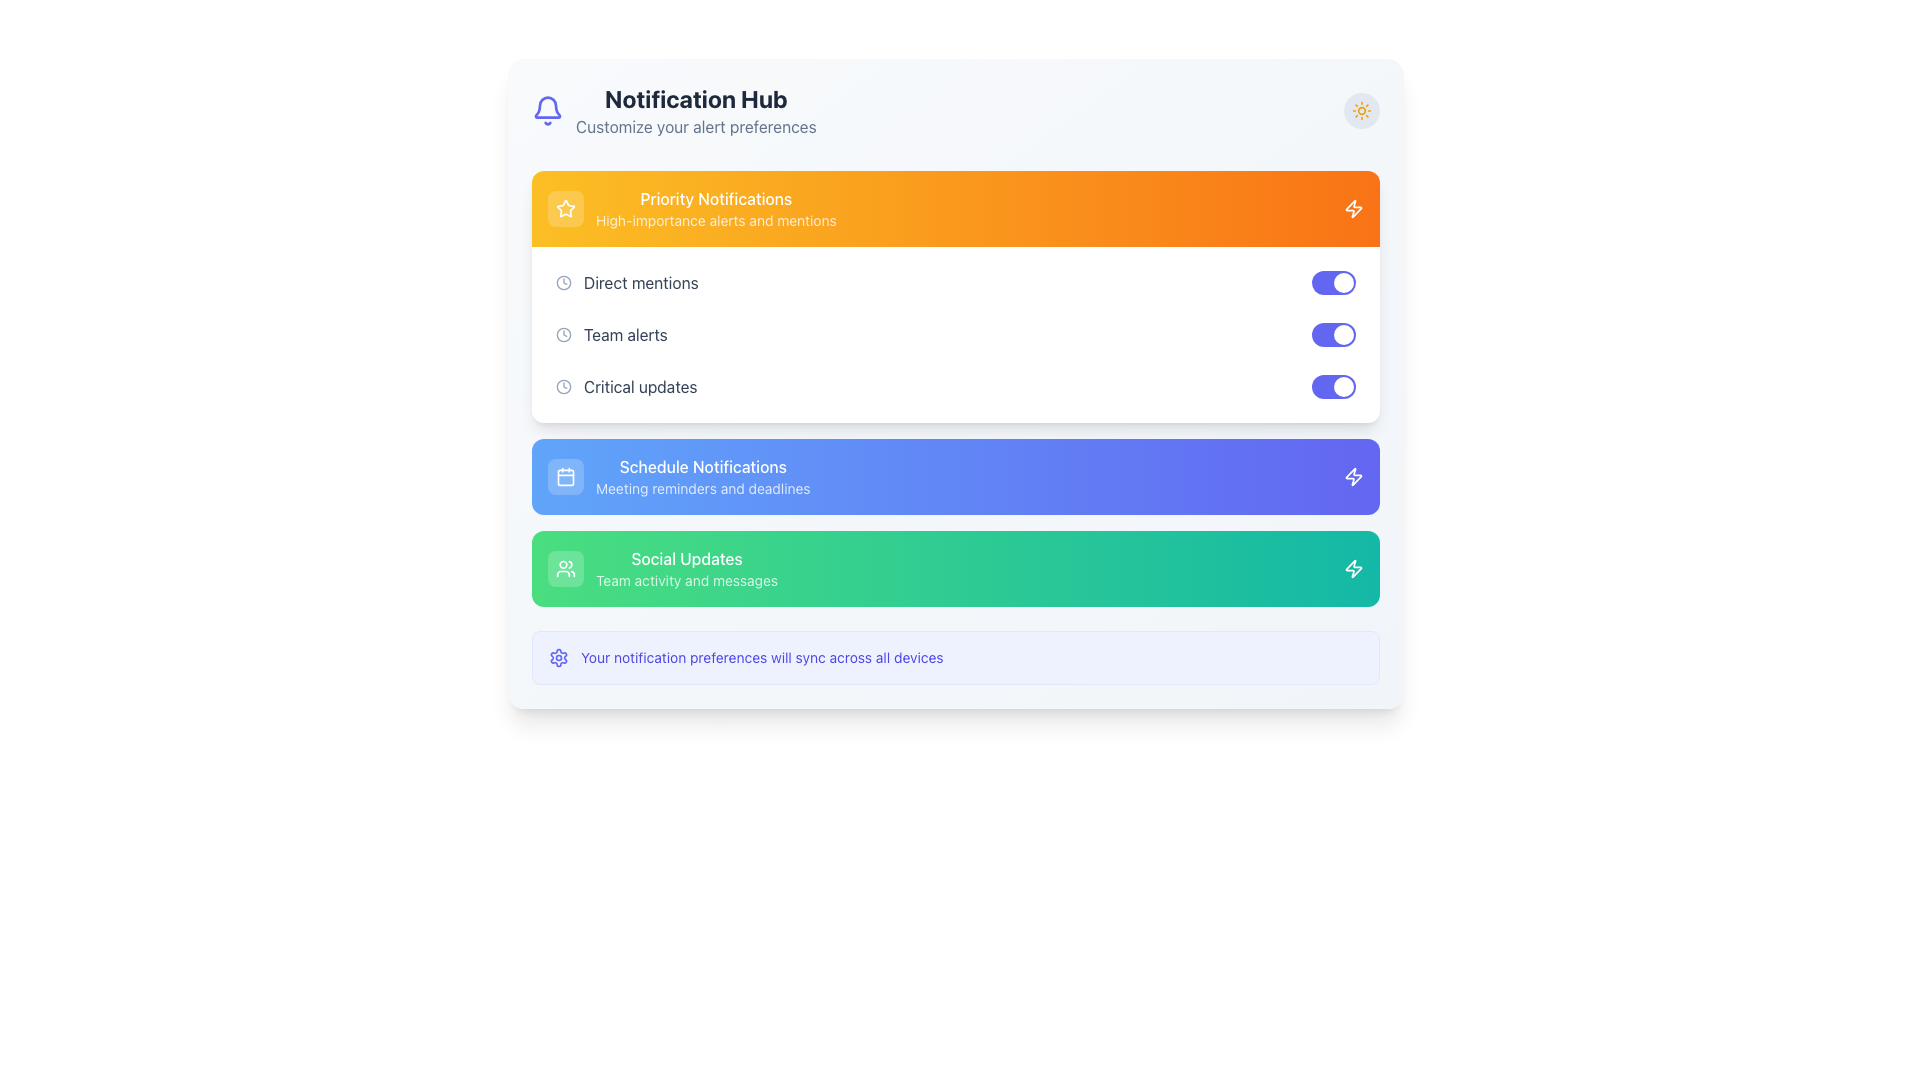 The height and width of the screenshot is (1080, 1920). I want to click on the circular button with a light gray background and a yellow-orange sun icon, so click(1361, 111).